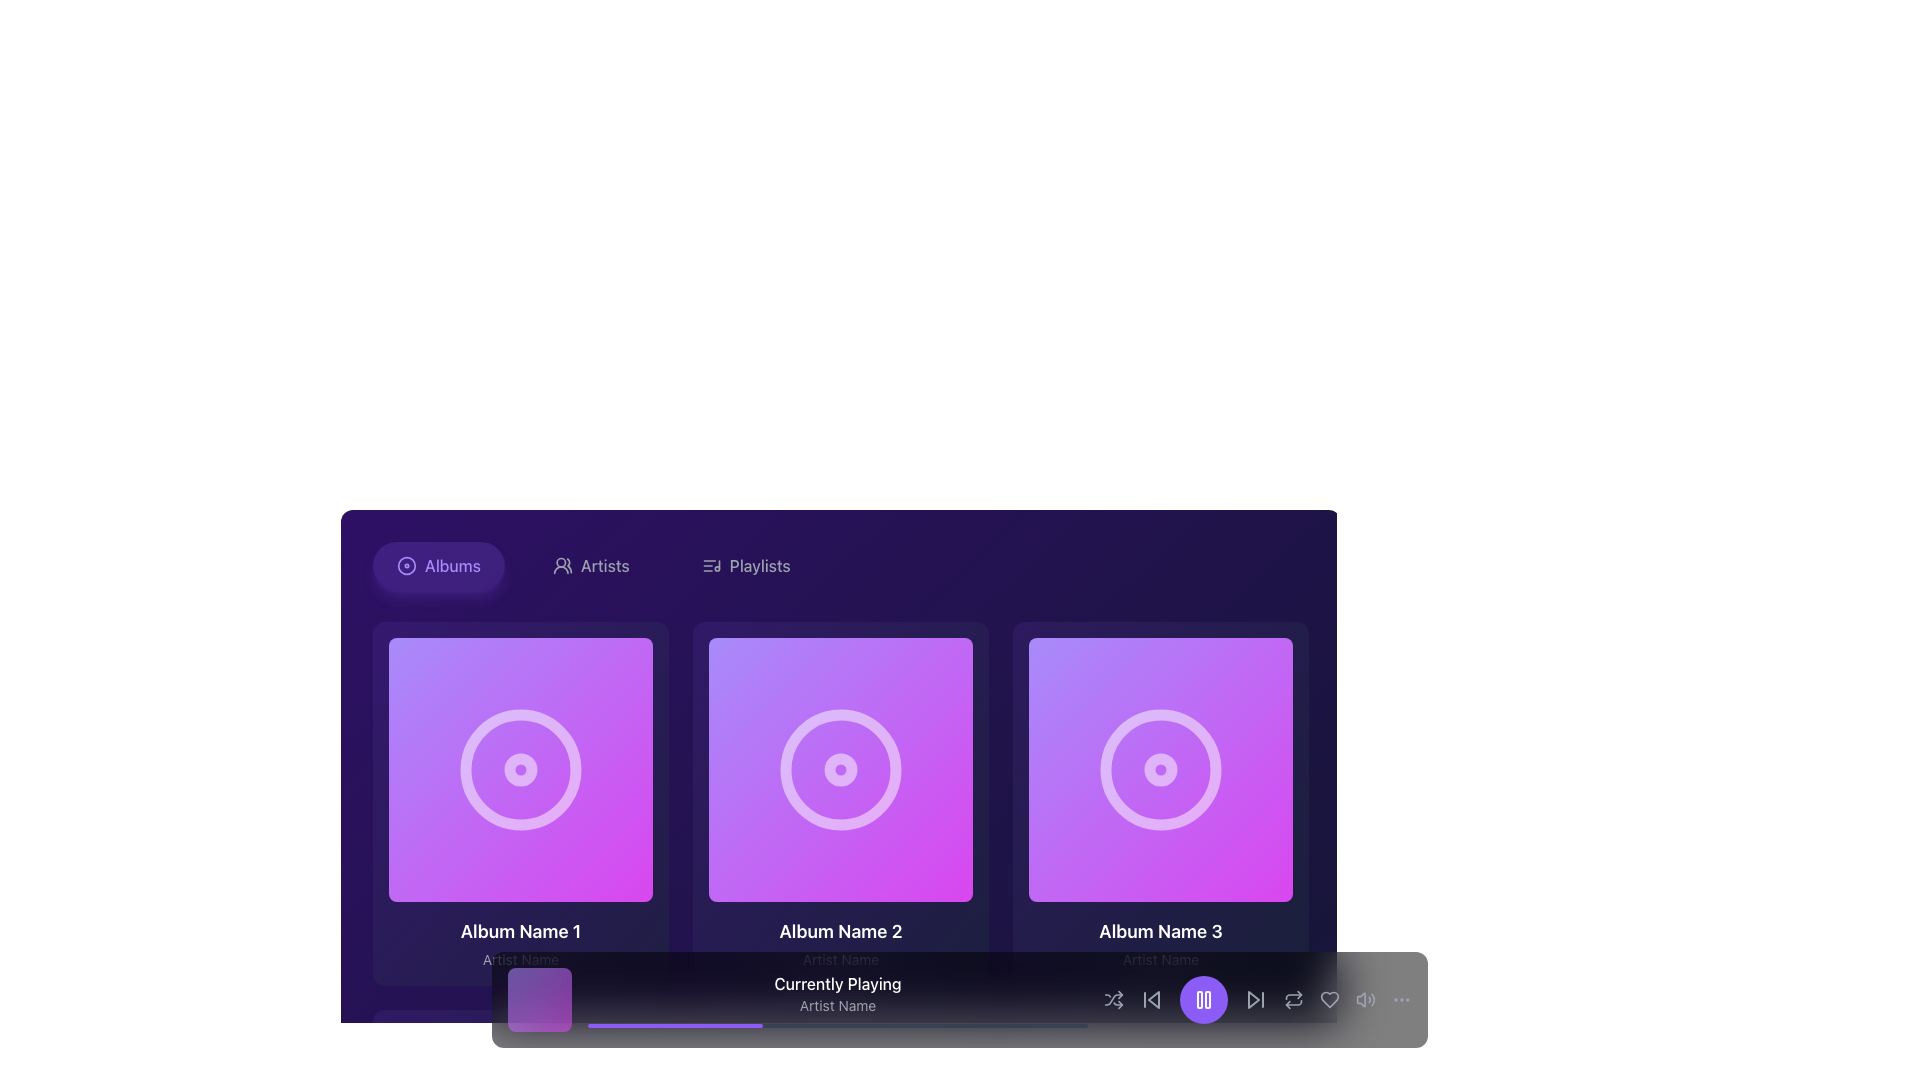 Image resolution: width=1920 pixels, height=1080 pixels. Describe the element at coordinates (592, 566) in the screenshot. I see `the 'Artists' button, which is a rounded button with light gray text, located in the center of a horizontal menu flanked by 'Albums' and 'Playlists'` at that location.